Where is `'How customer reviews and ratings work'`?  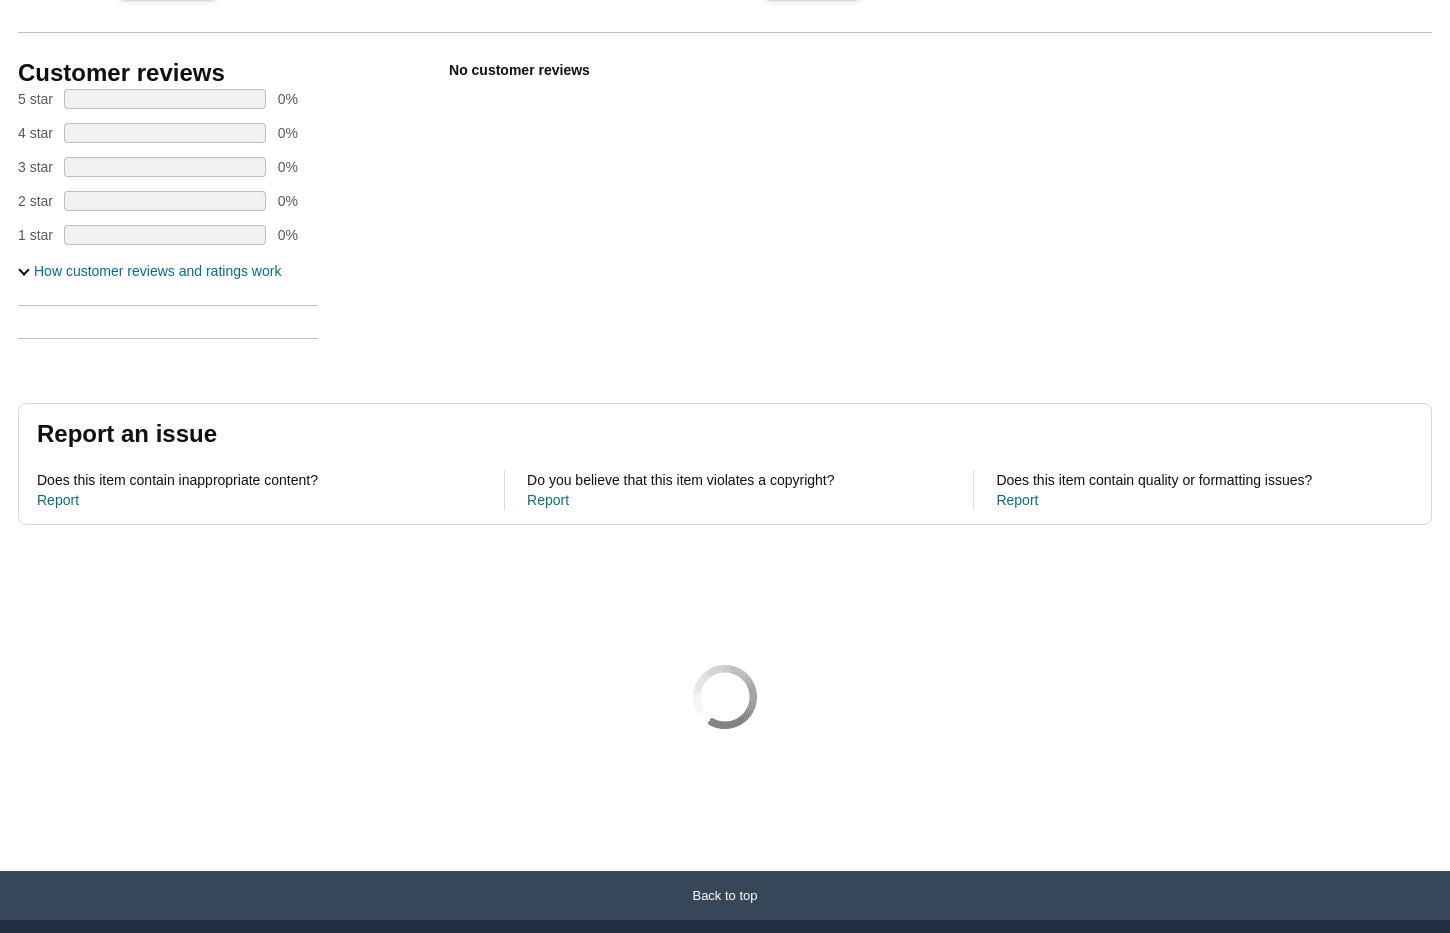 'How customer reviews and ratings work' is located at coordinates (156, 271).